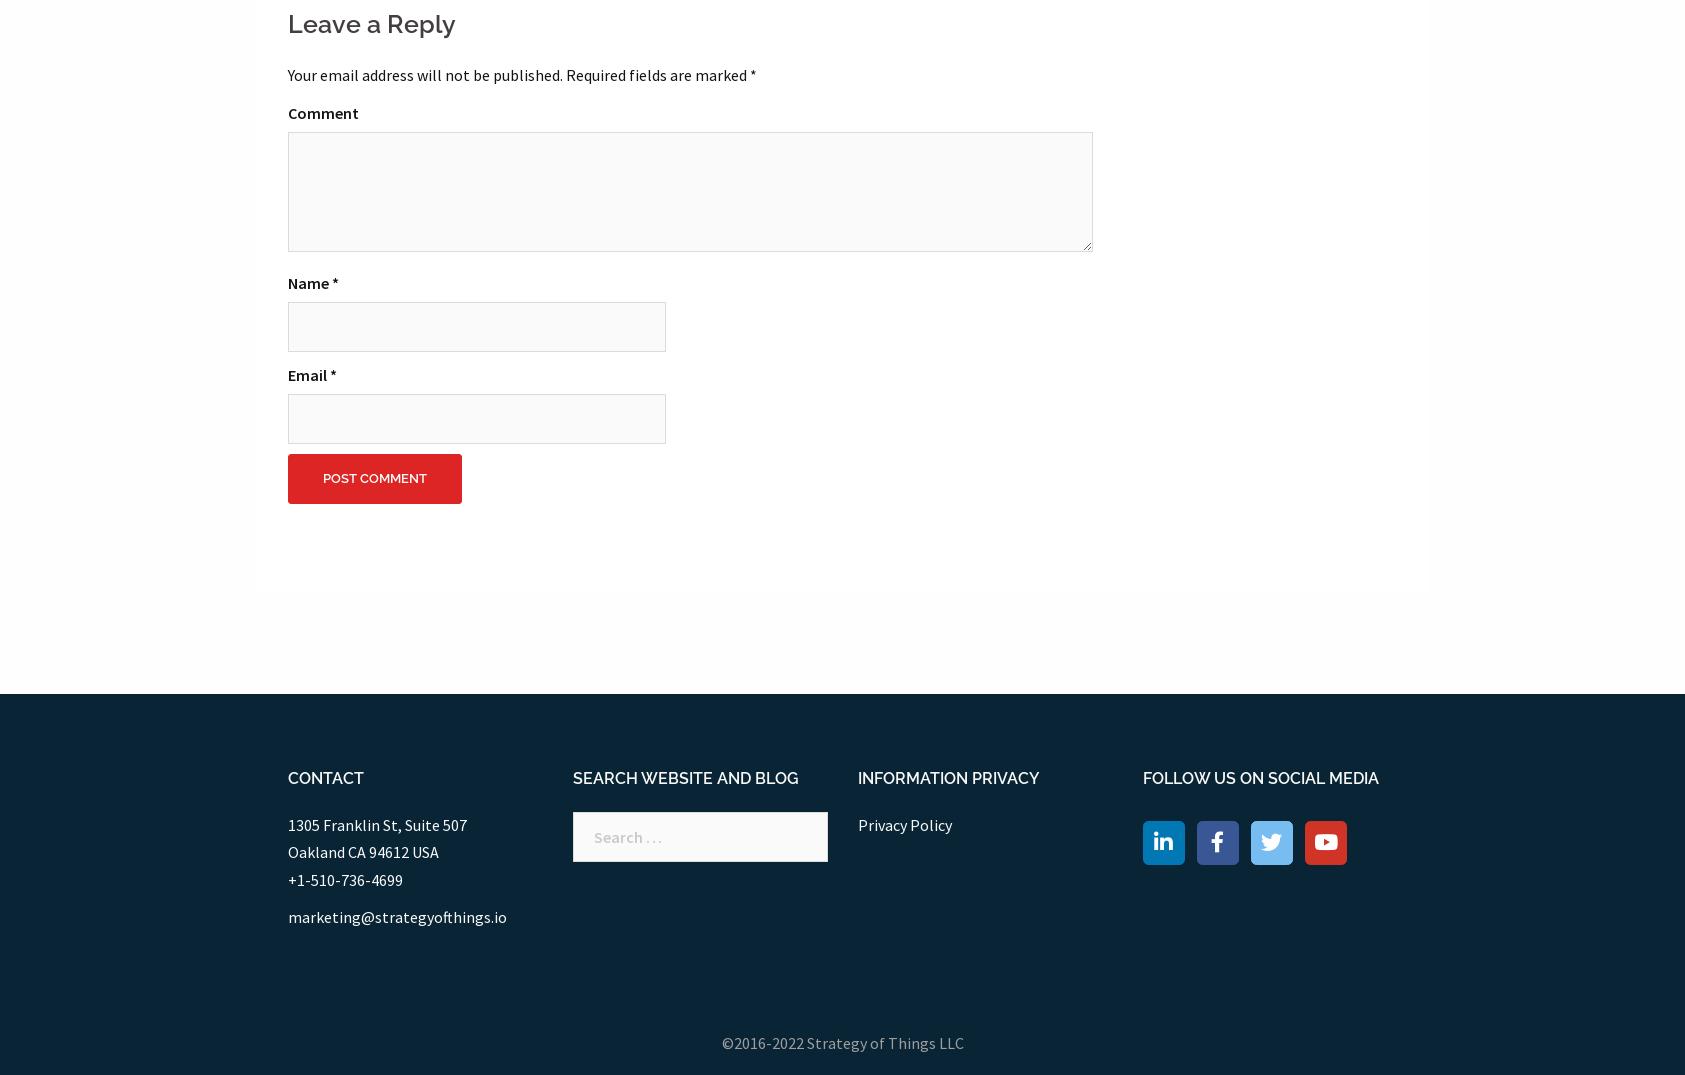  Describe the element at coordinates (395, 915) in the screenshot. I see `'marketing@strategyofthings.io'` at that location.